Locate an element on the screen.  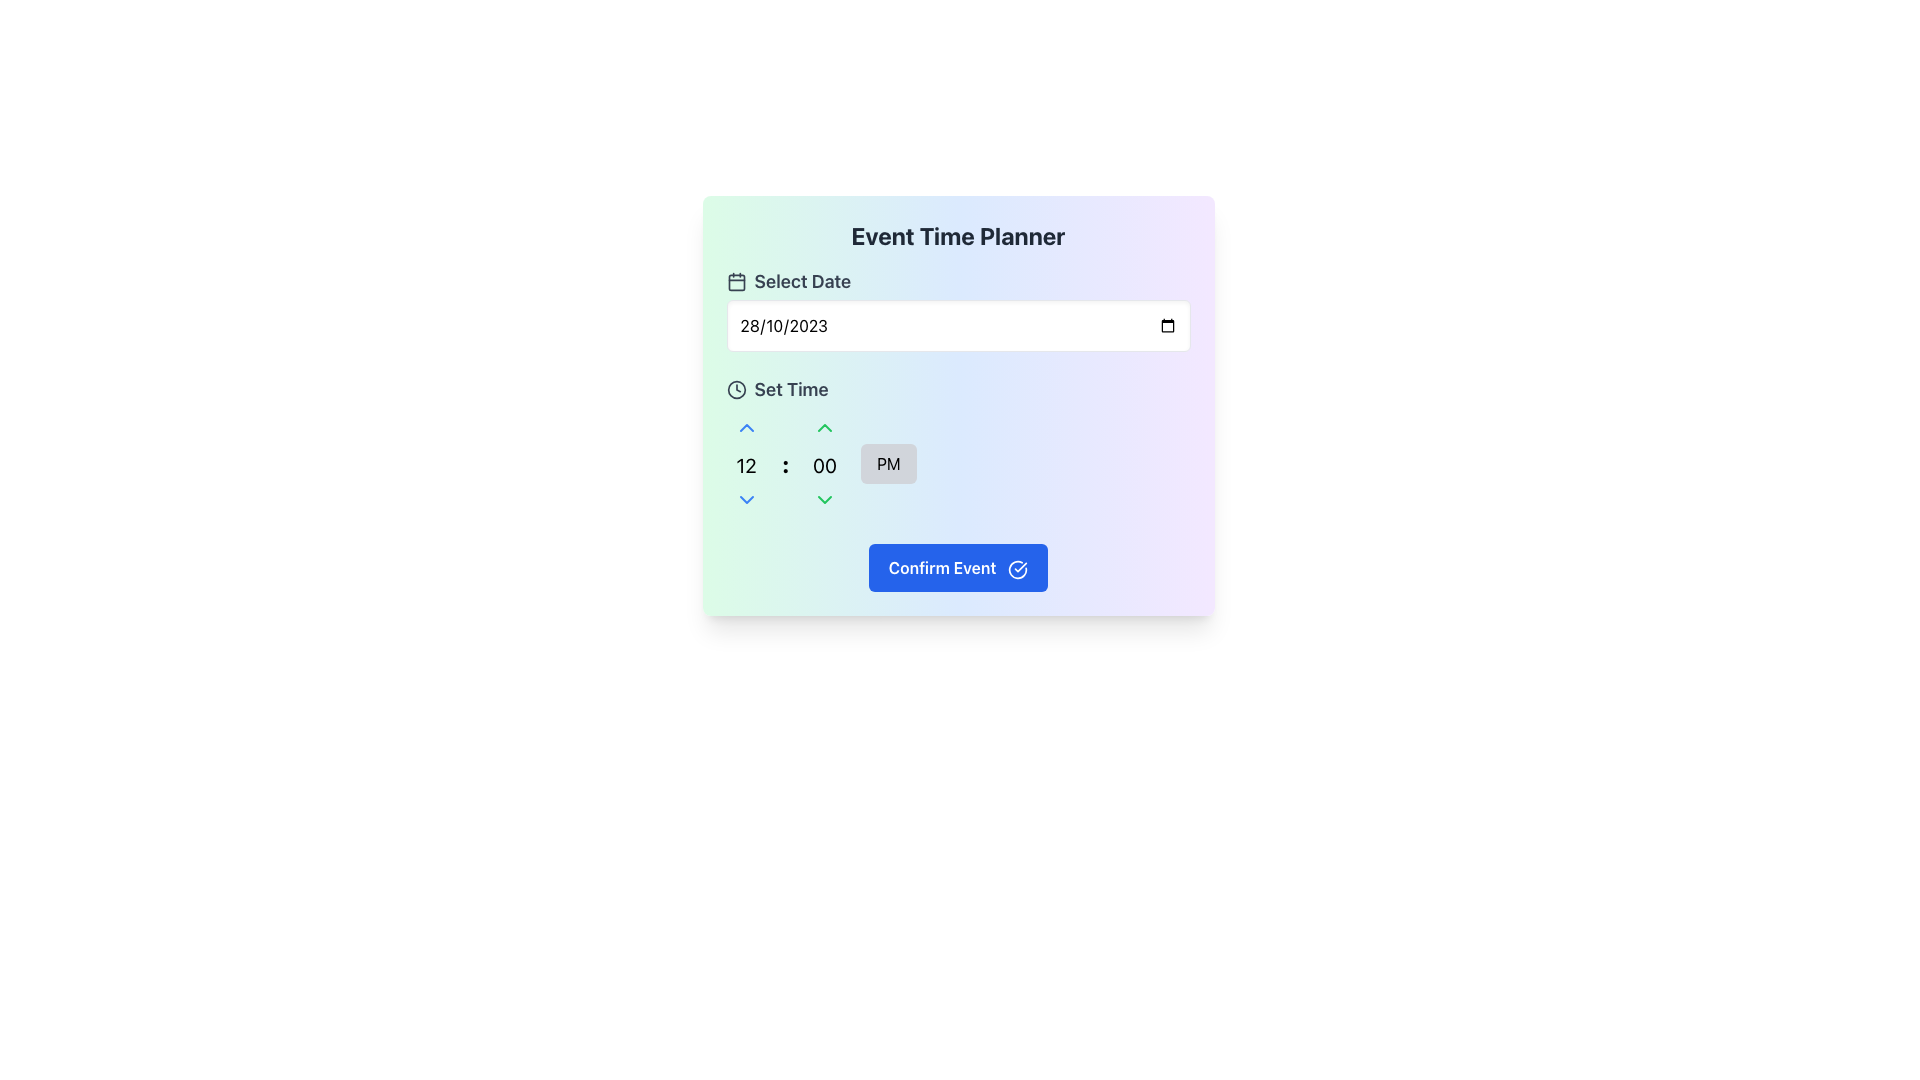
the confirm button located at the bottom center of the 'Event Time Planner' section to finalize the event details is located at coordinates (957, 567).